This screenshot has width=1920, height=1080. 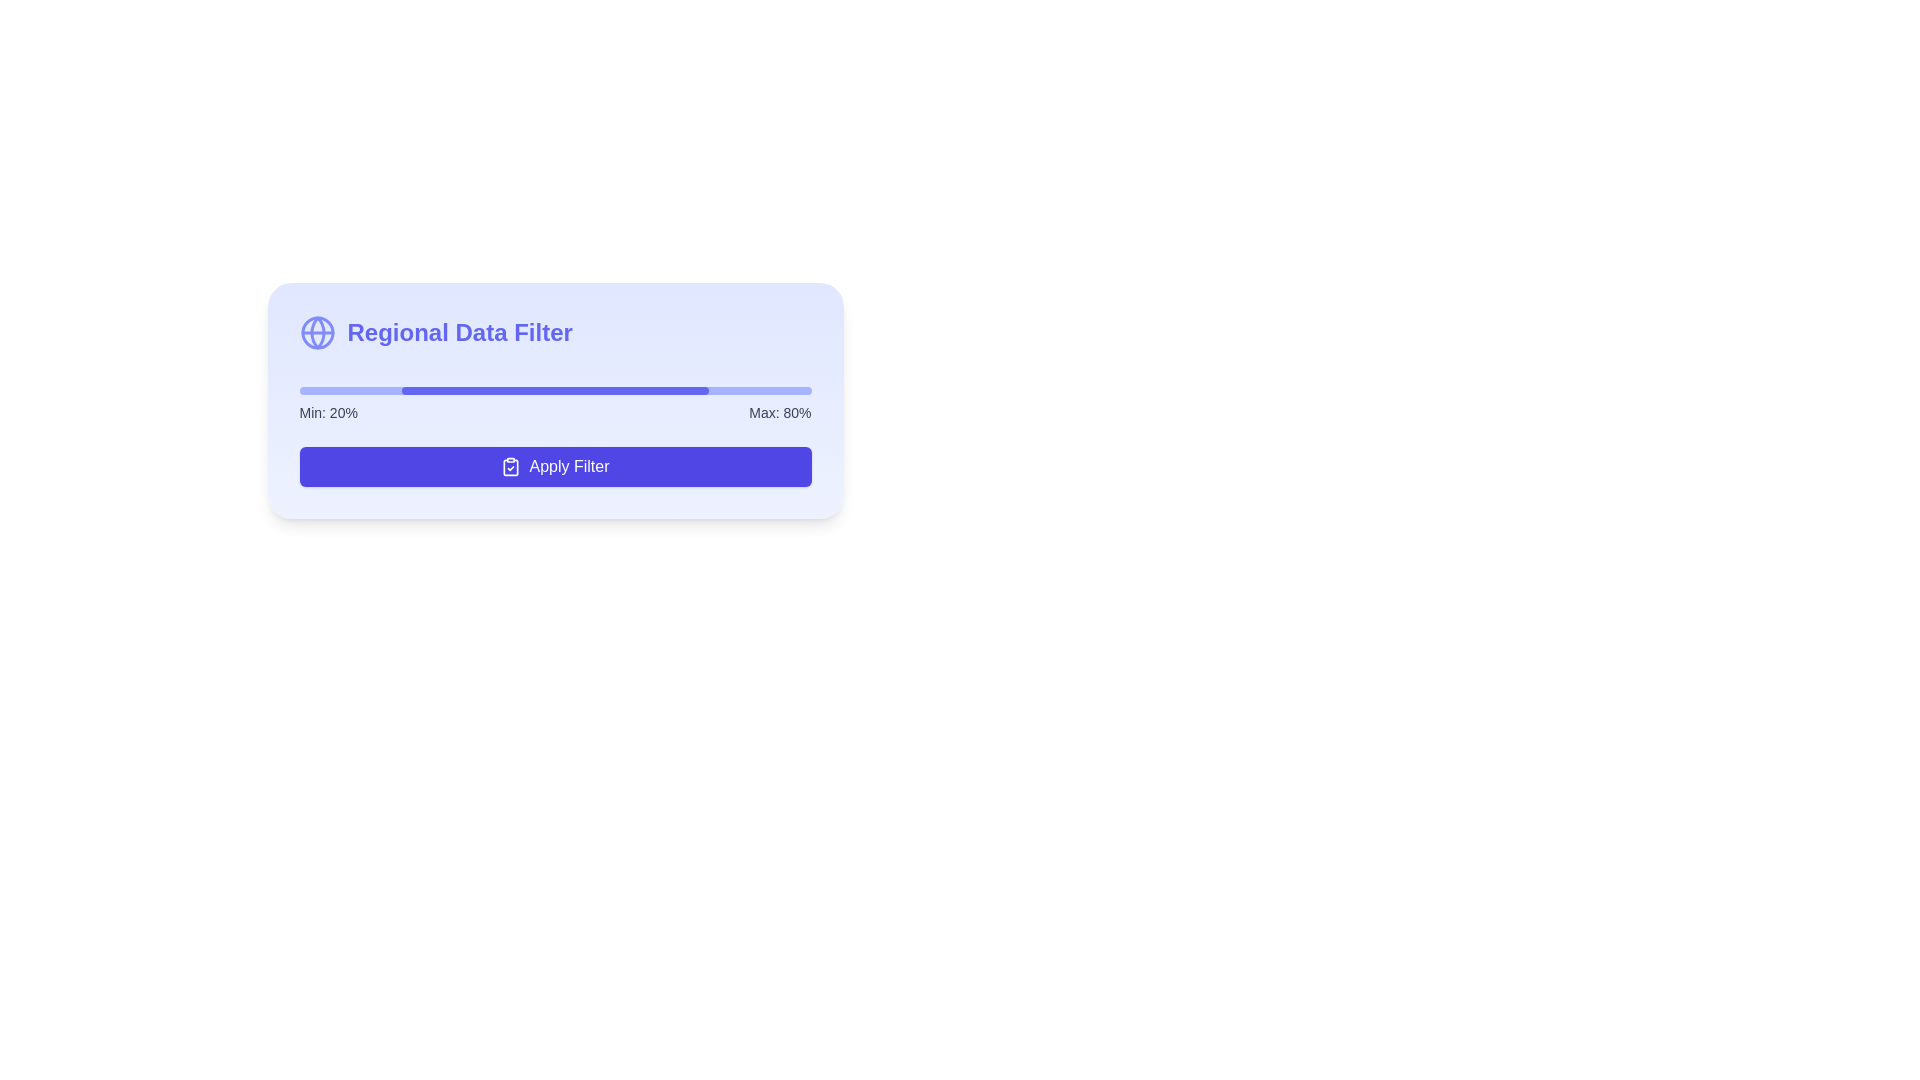 I want to click on the slider, so click(x=769, y=386).